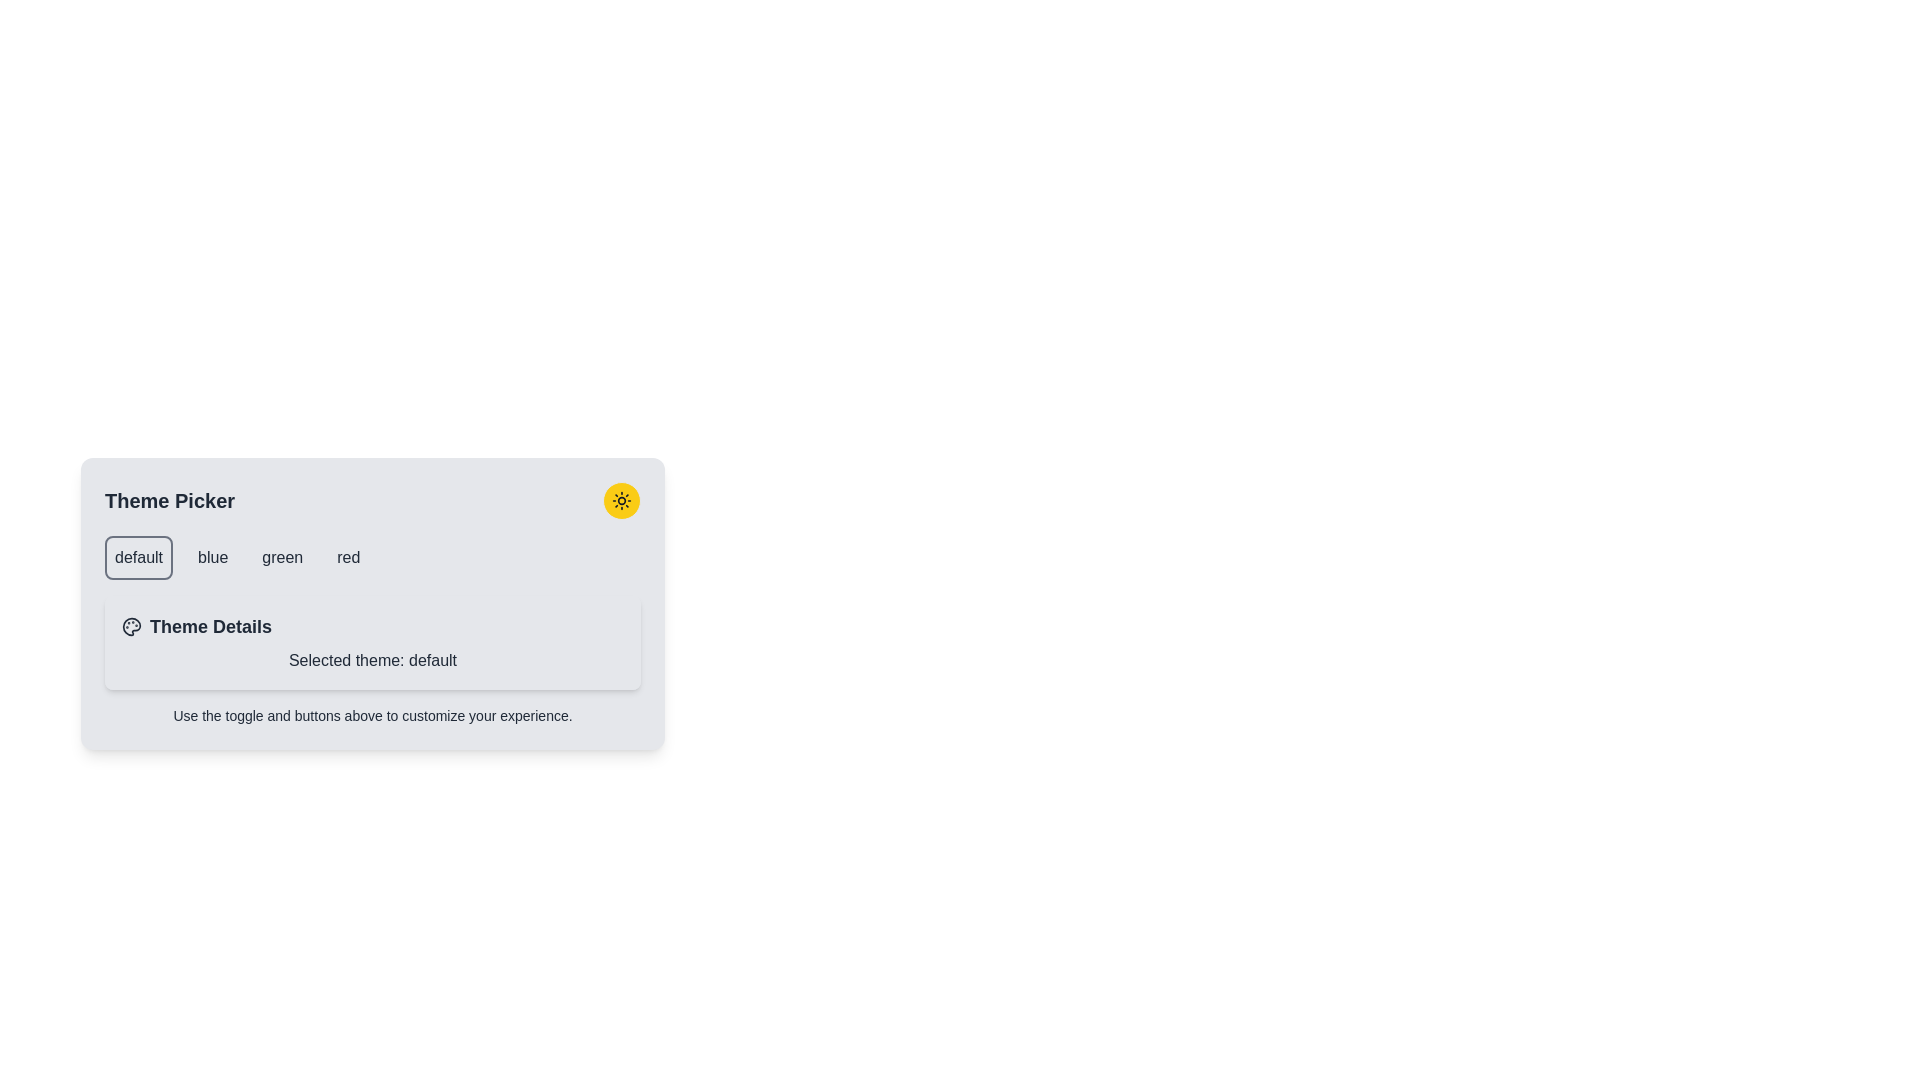 Image resolution: width=1920 pixels, height=1080 pixels. I want to click on the artist's palette icon located in the 'Theme Details' section, which is circular with small circles representing paint and a thumbhole area, so click(131, 626).